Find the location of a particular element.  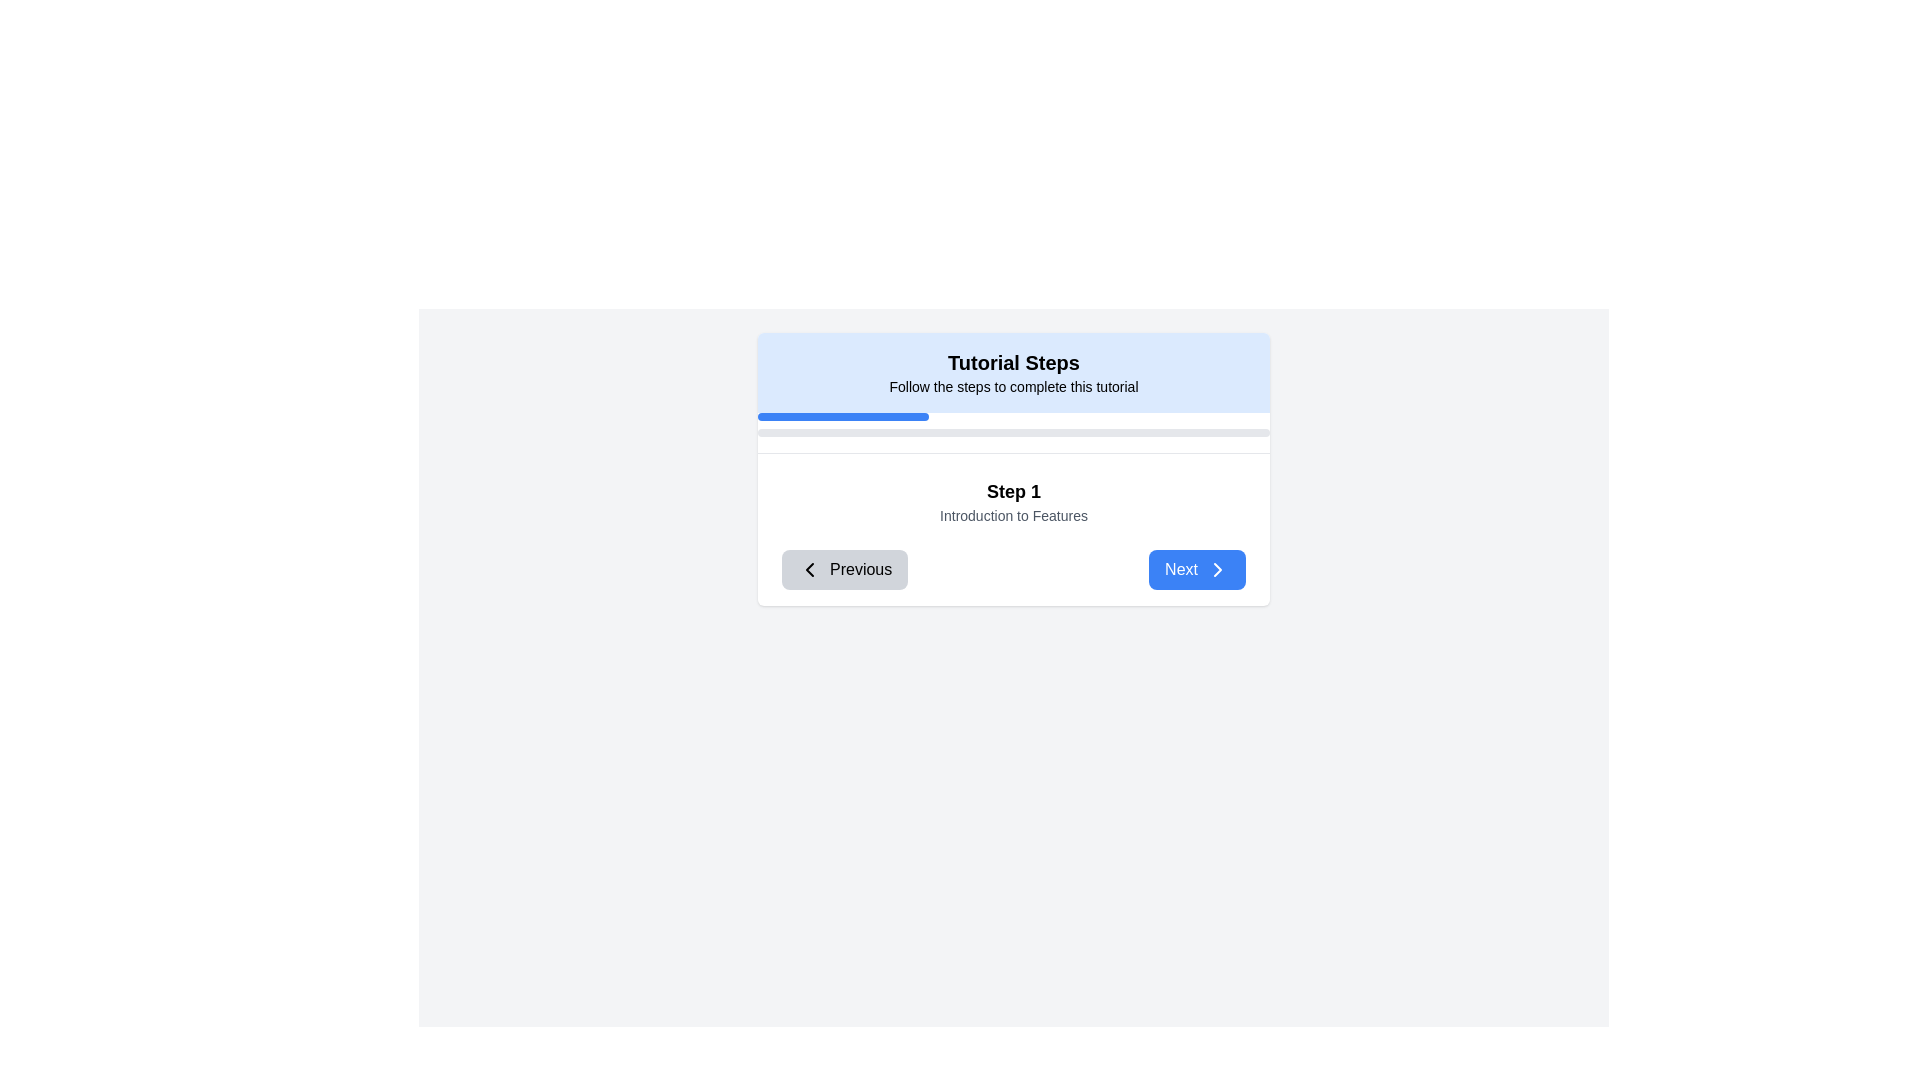

the progress bar completion is located at coordinates (1084, 431).